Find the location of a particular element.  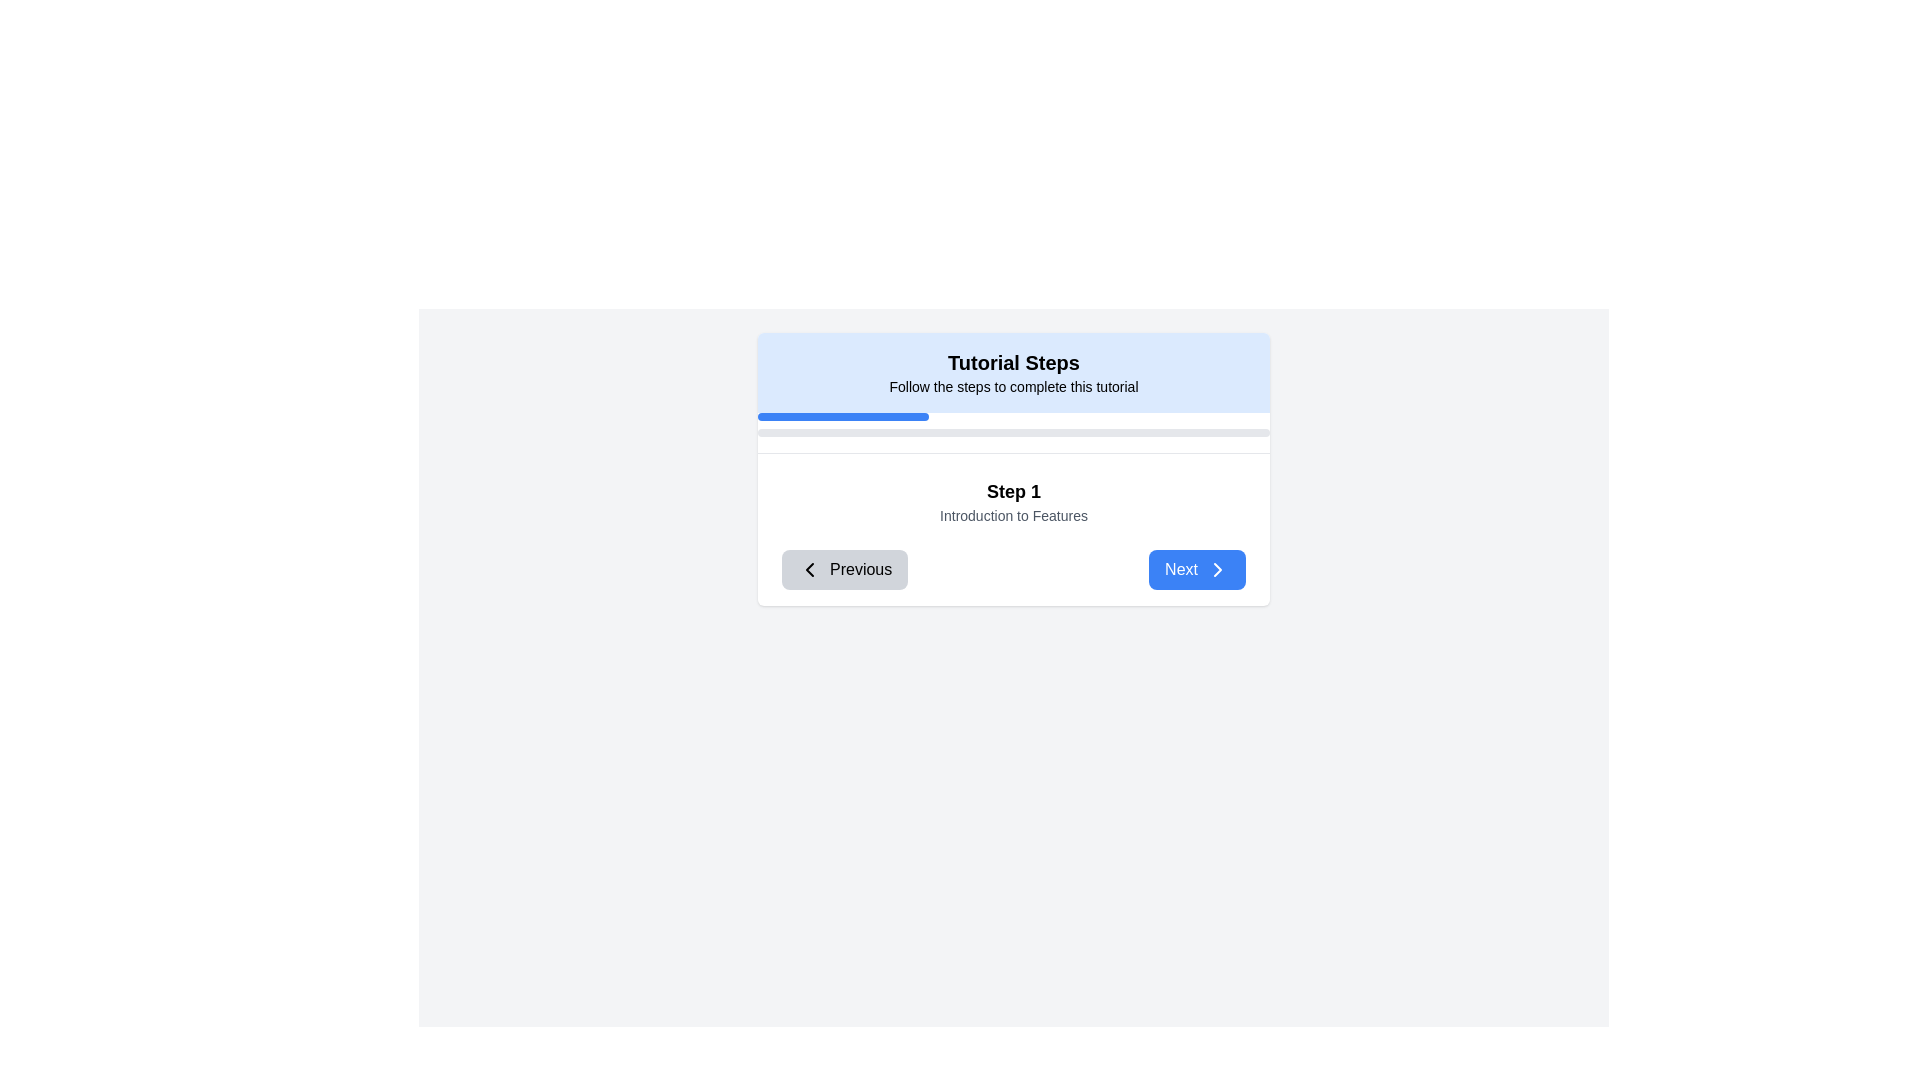

the progress bar completion is located at coordinates (1084, 431).